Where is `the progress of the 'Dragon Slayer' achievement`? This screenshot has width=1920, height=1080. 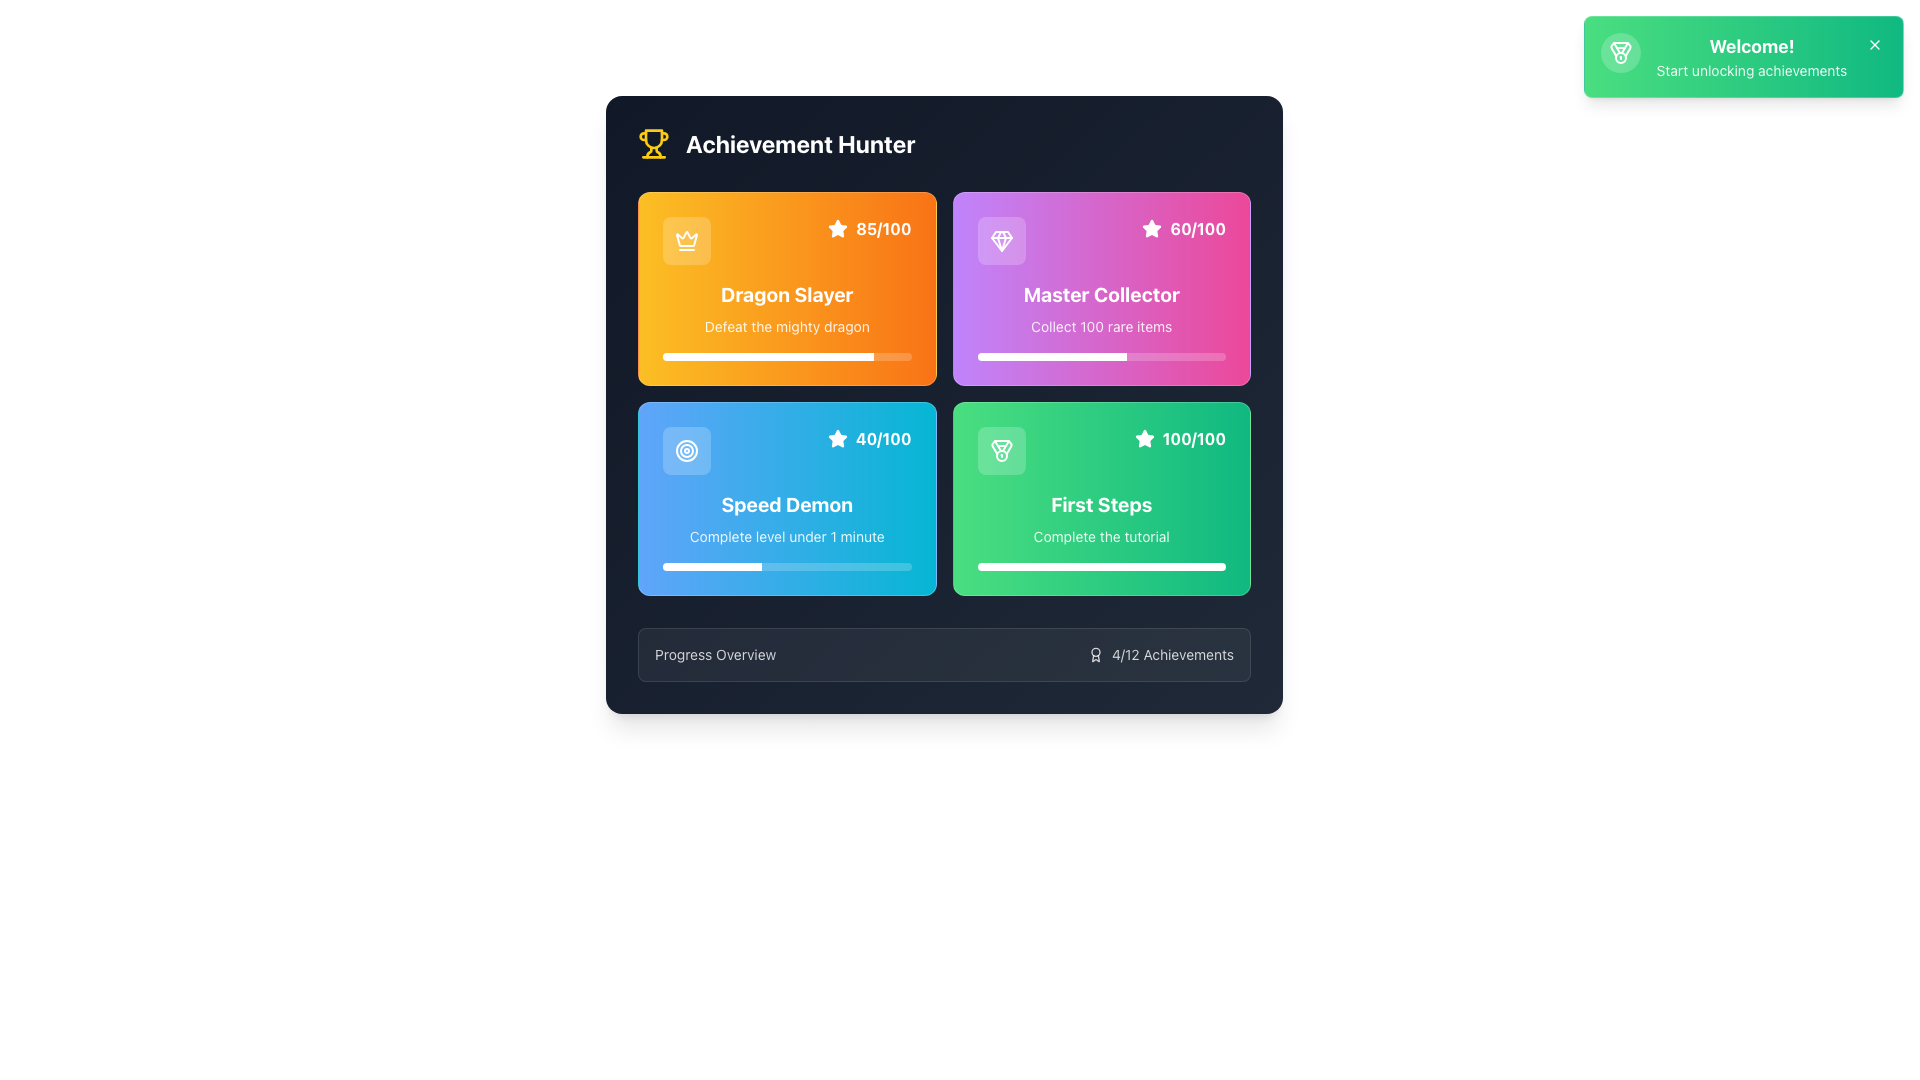
the progress of the 'Dragon Slayer' achievement is located at coordinates (788, 356).